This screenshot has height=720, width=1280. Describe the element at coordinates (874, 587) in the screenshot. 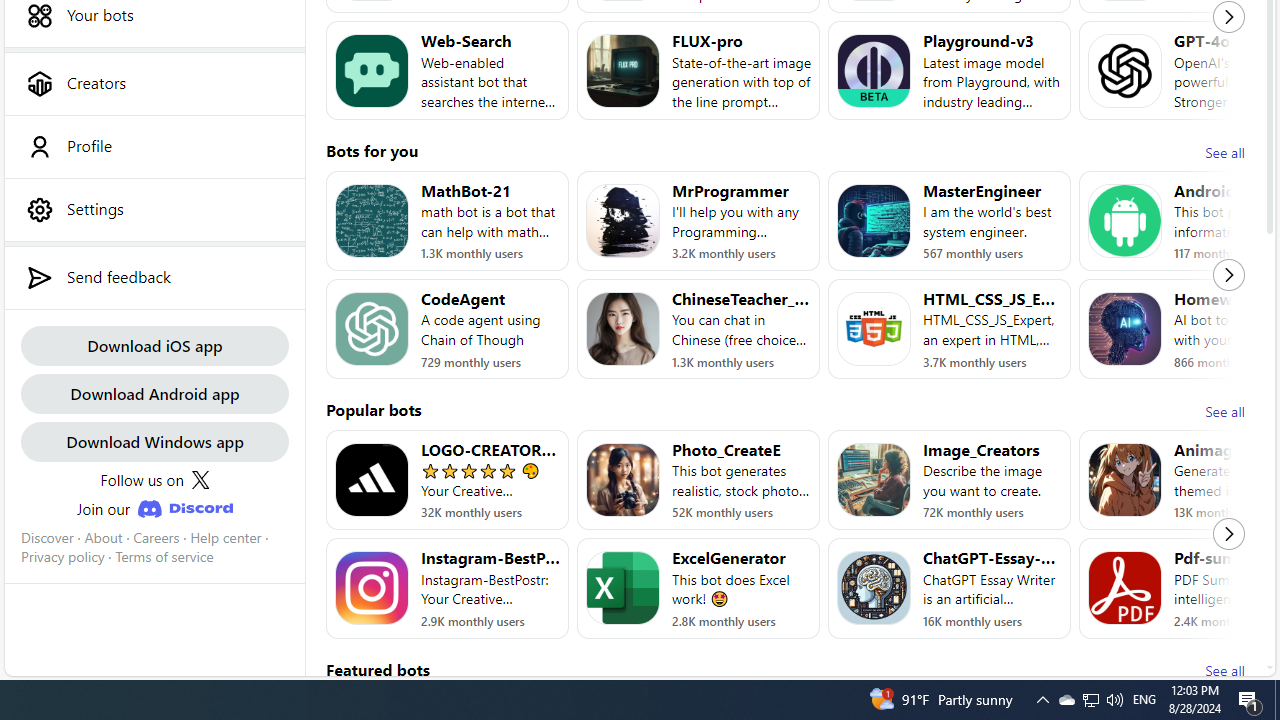

I see `'Bot image for ChatGPT-Essay-Writer'` at that location.